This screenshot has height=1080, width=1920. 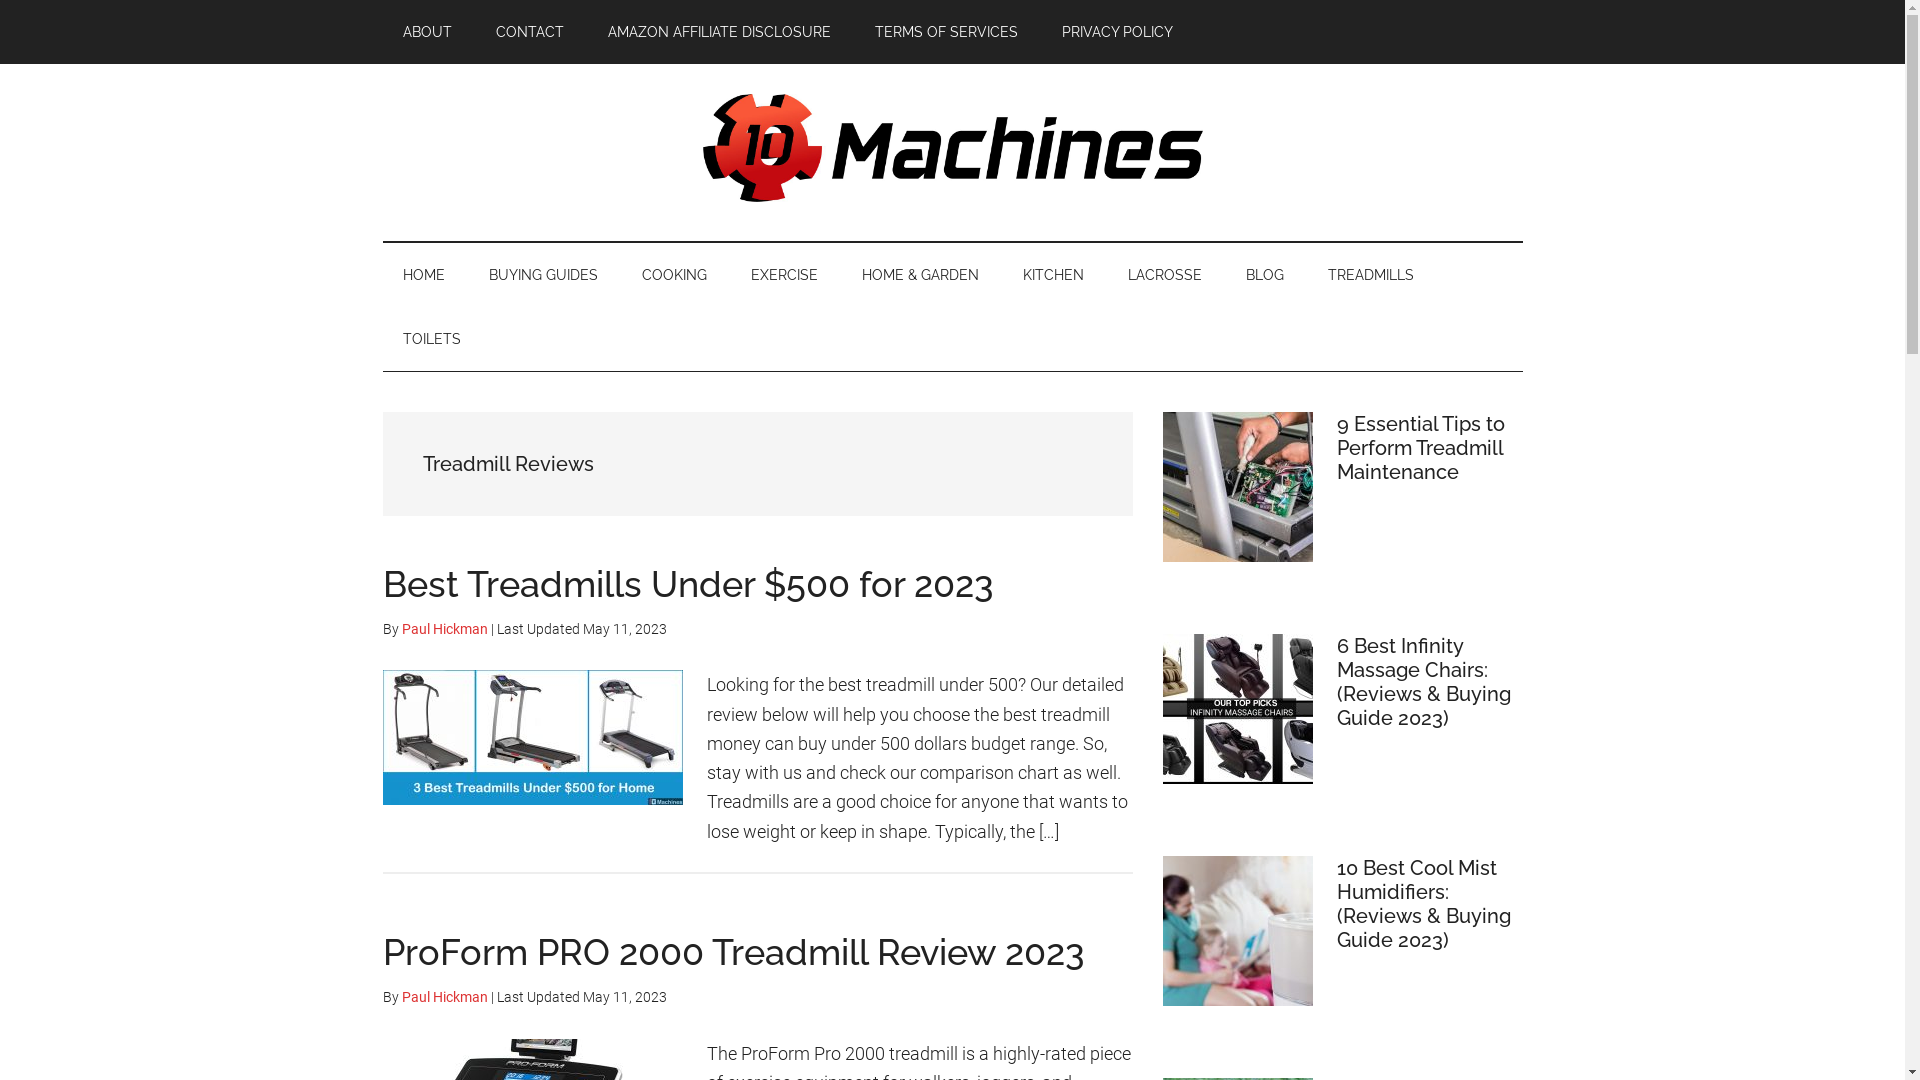 What do you see at coordinates (1224, 274) in the screenshot?
I see `'BLOG'` at bounding box center [1224, 274].